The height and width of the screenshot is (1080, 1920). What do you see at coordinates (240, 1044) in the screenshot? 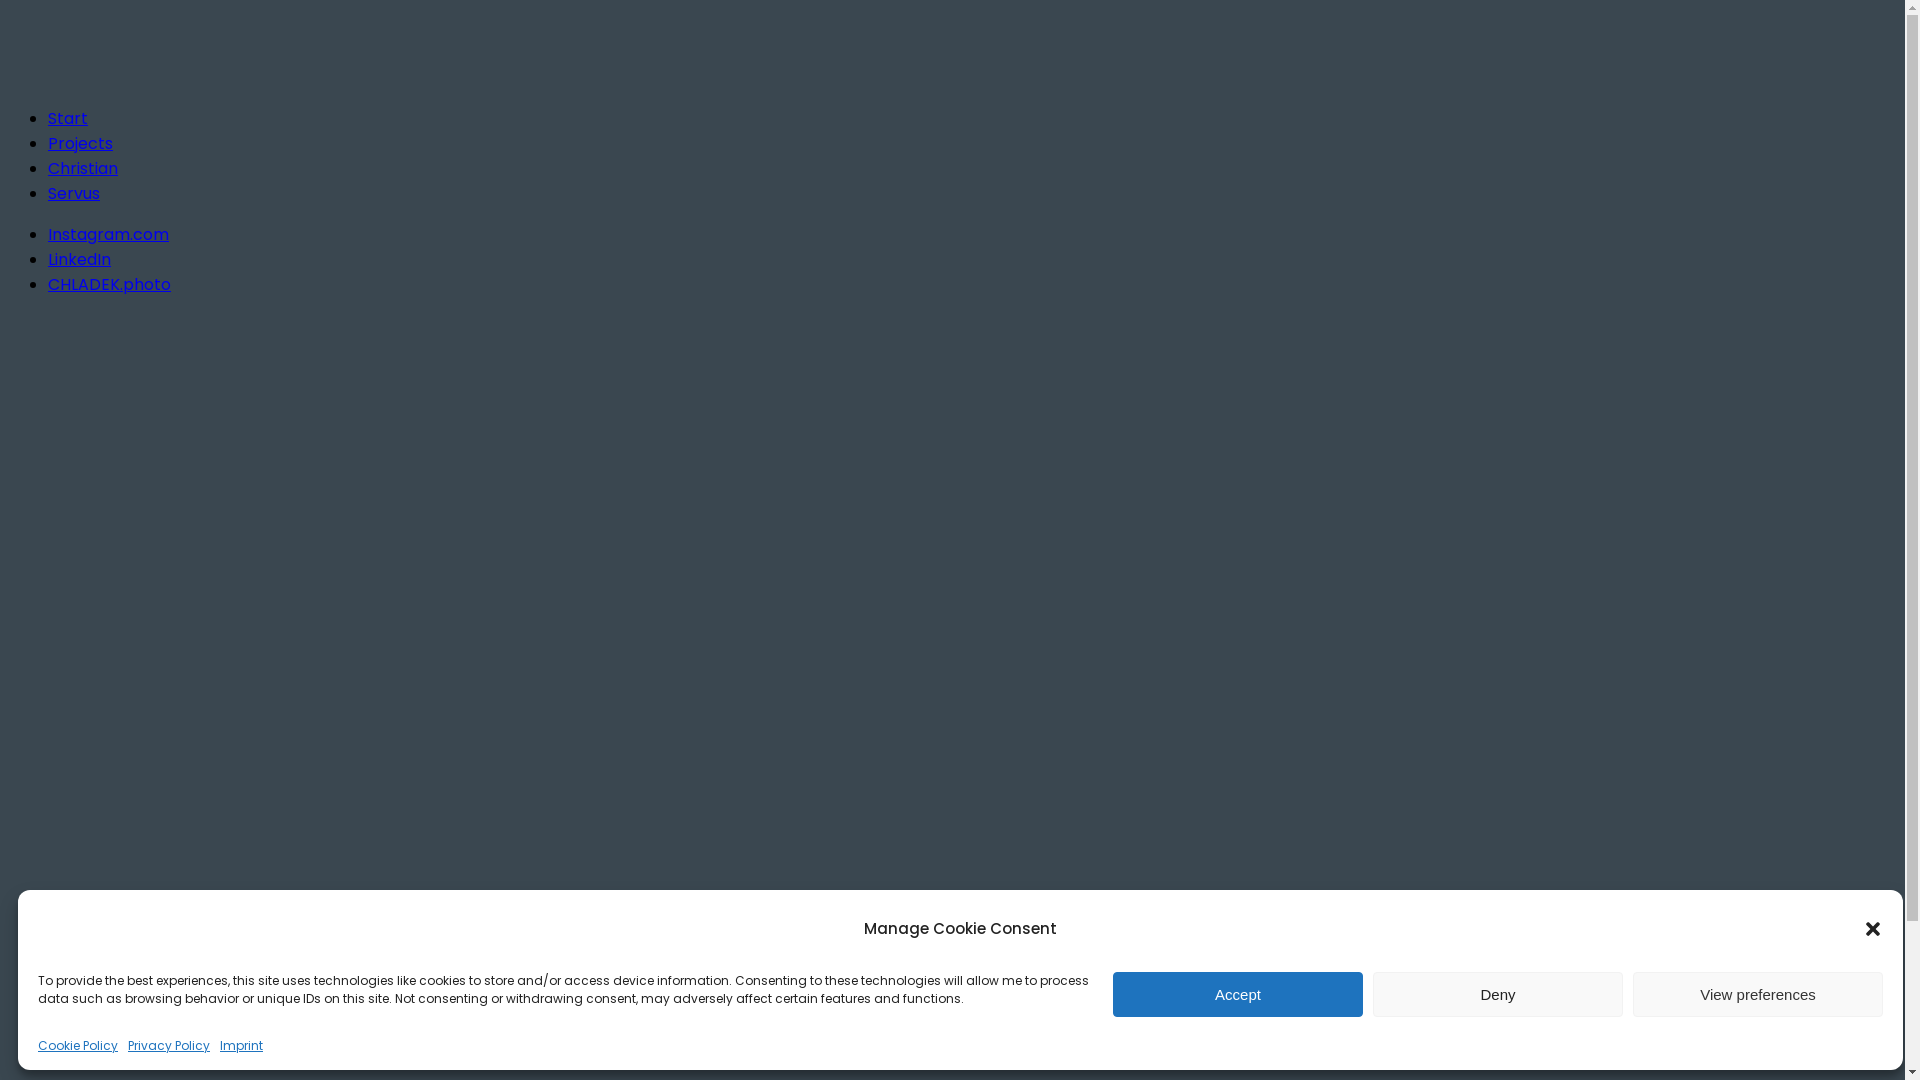
I see `'Imprint'` at bounding box center [240, 1044].